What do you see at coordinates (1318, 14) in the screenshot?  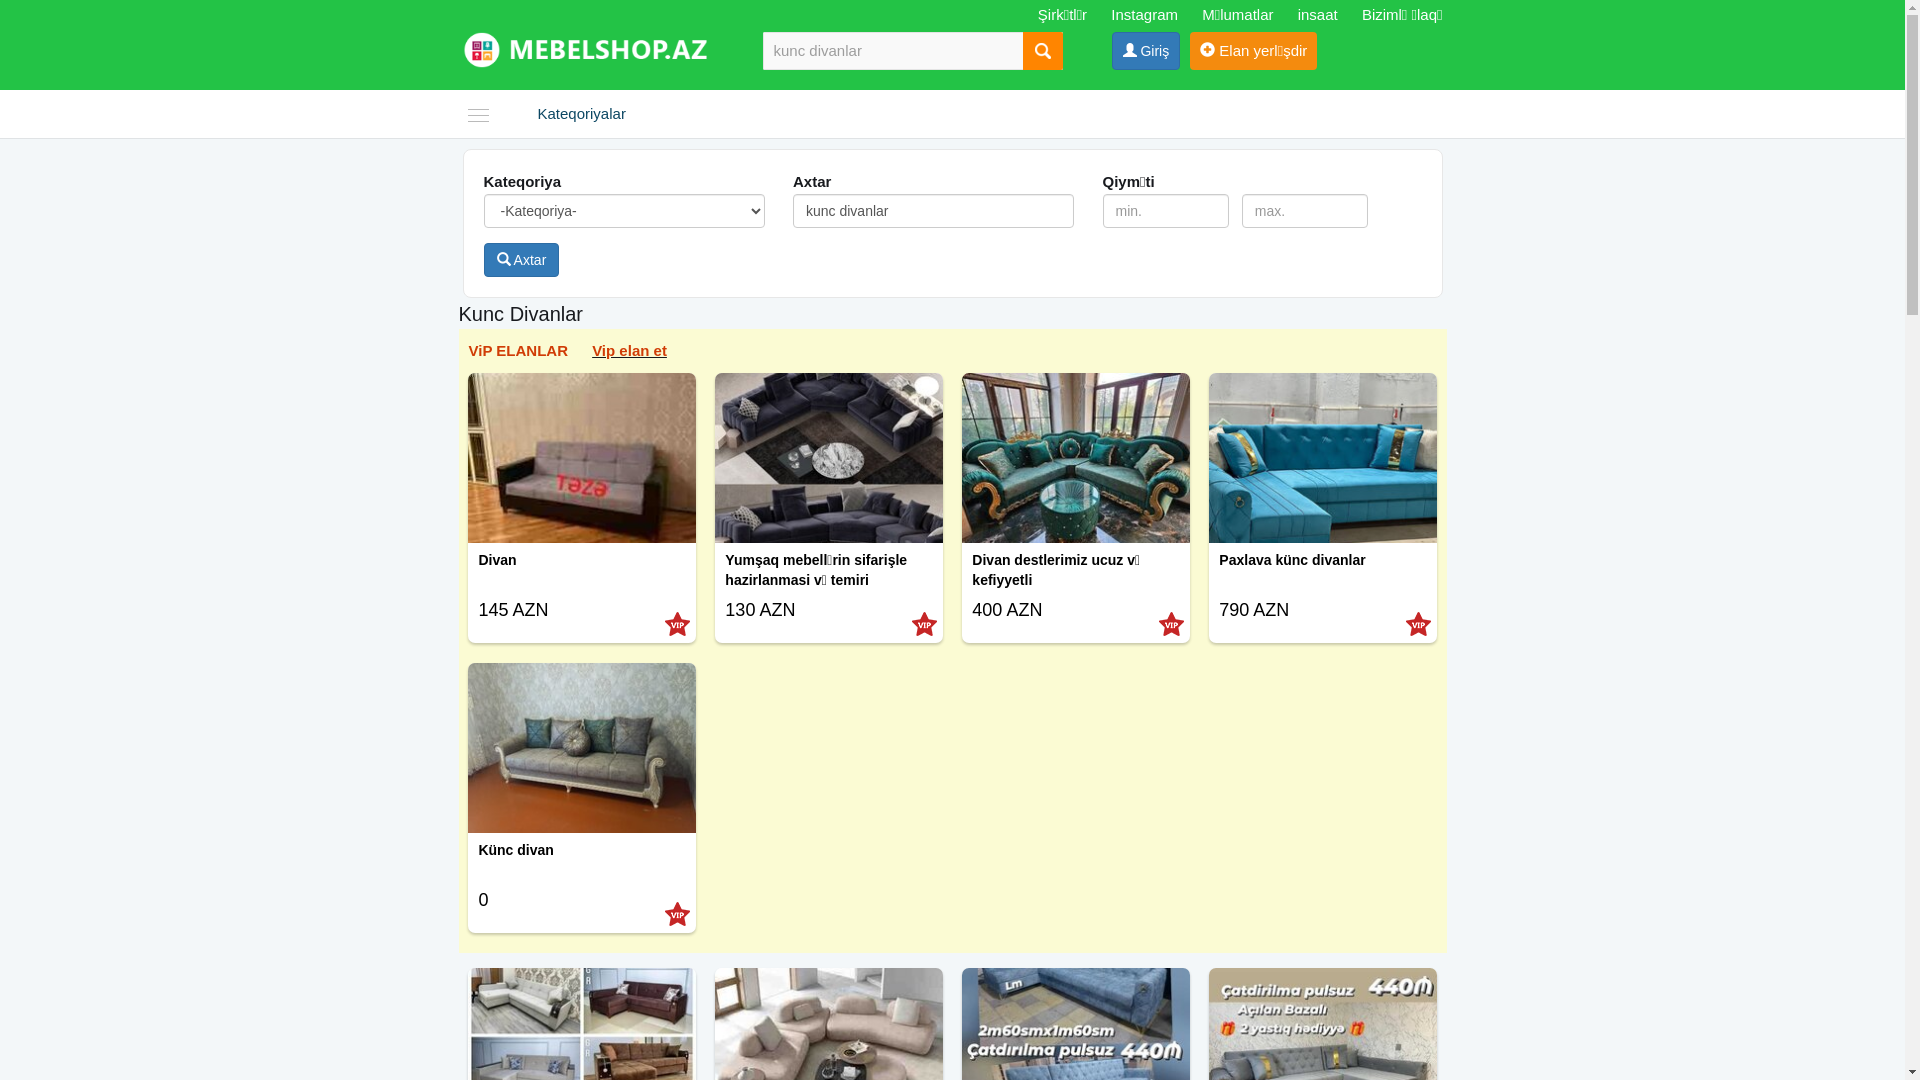 I see `'insaat'` at bounding box center [1318, 14].